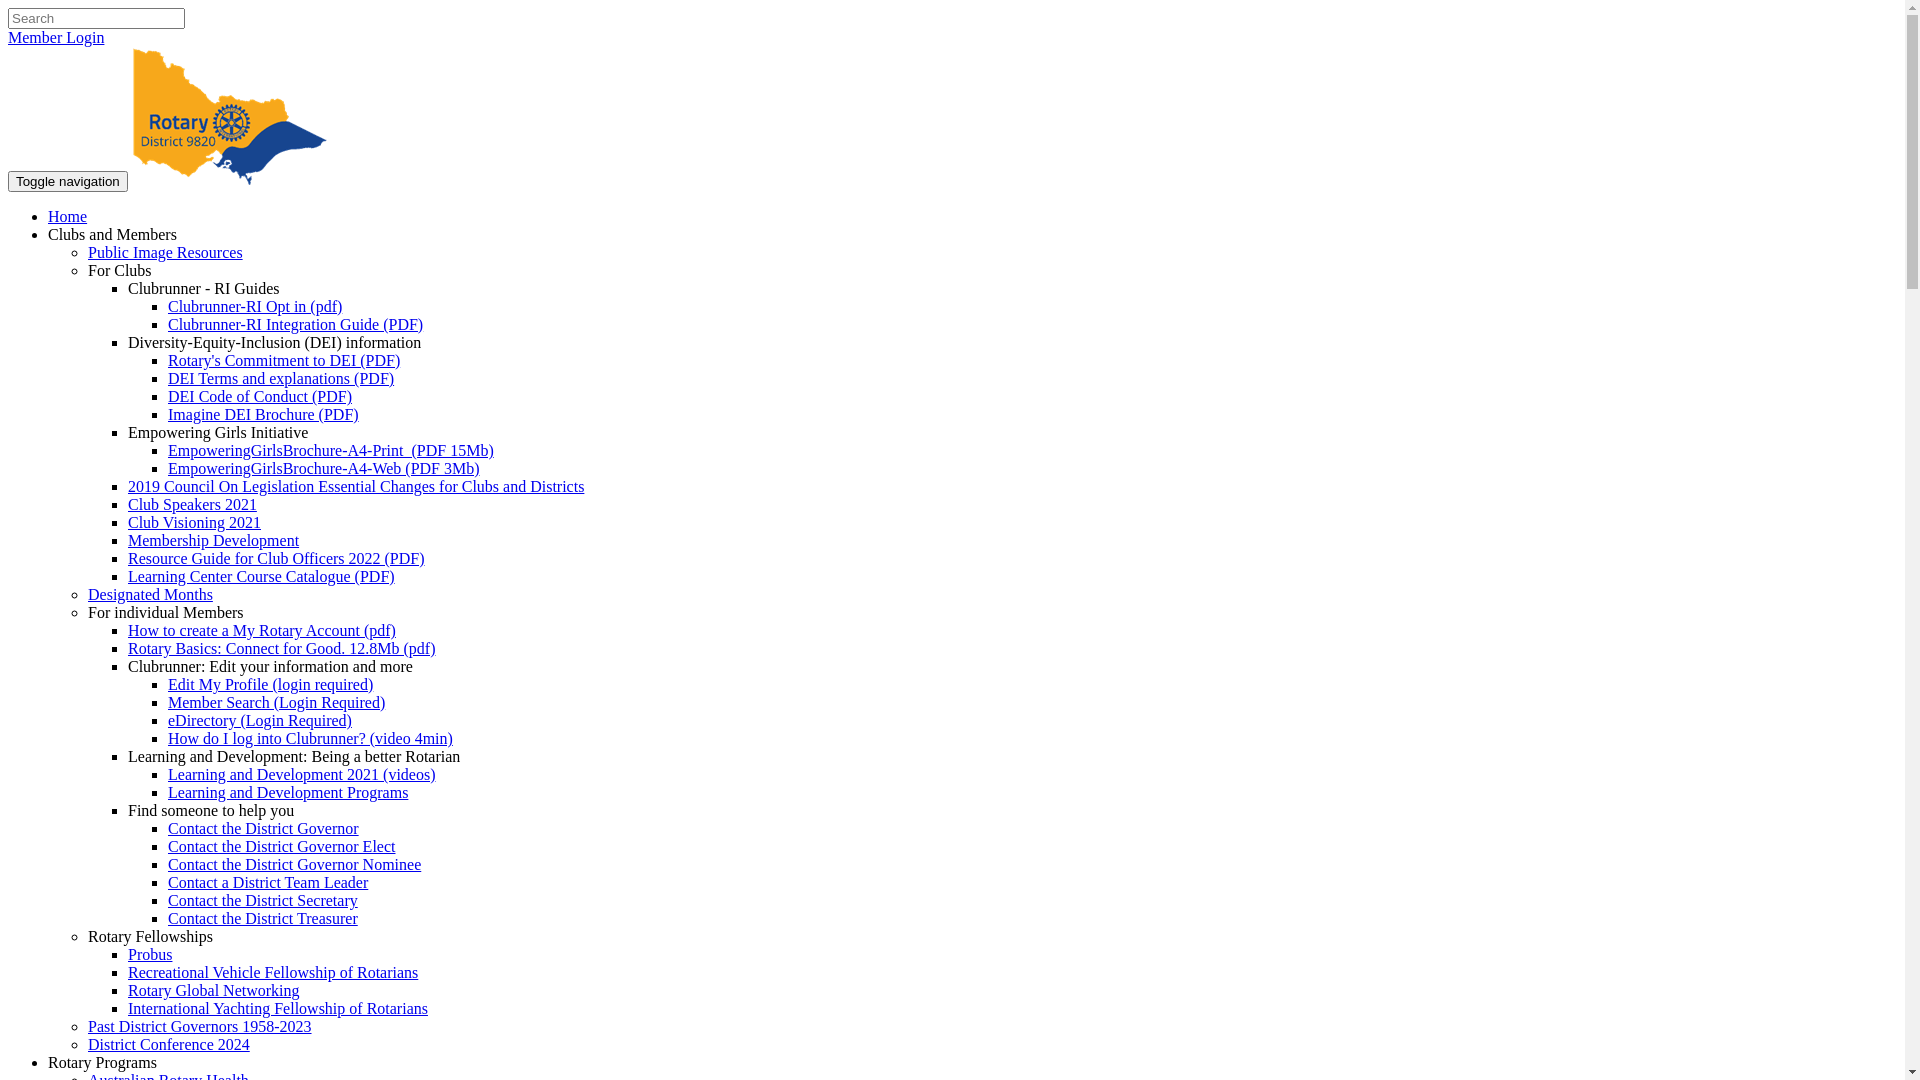  I want to click on 'How to create a My Rotary Account (pdf)', so click(261, 630).